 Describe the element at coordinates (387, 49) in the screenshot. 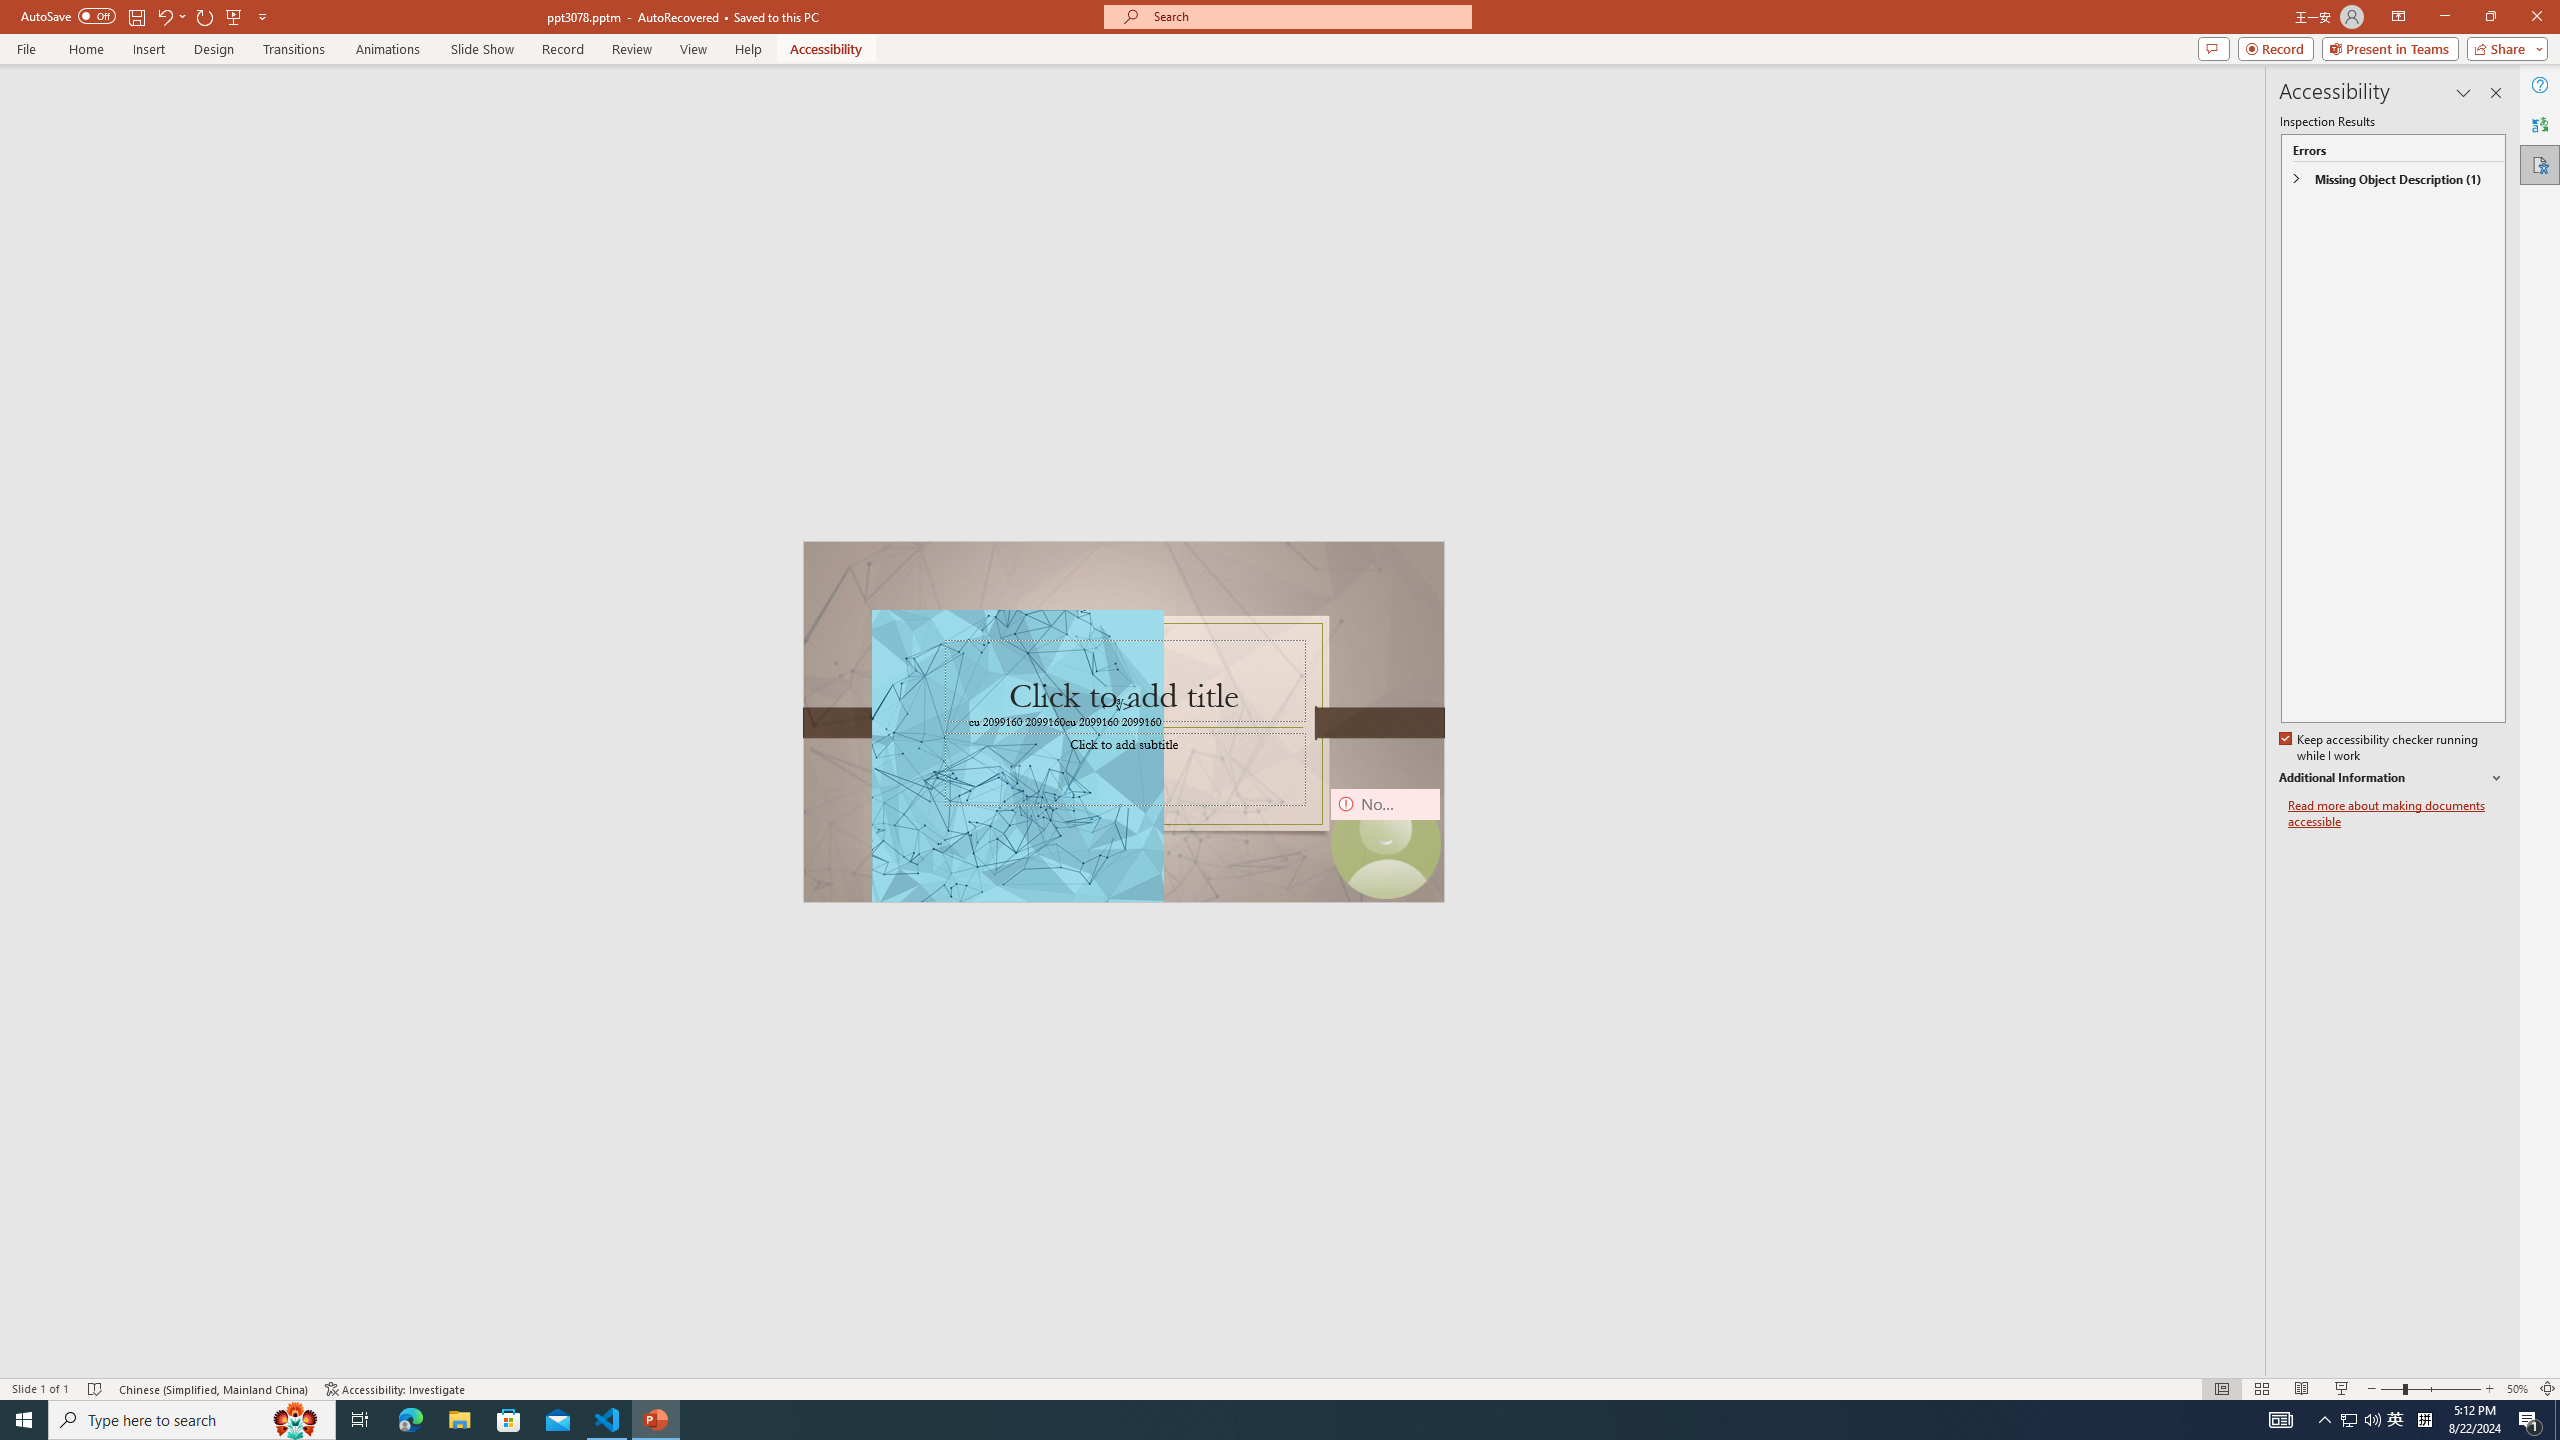

I see `'Animations'` at that location.